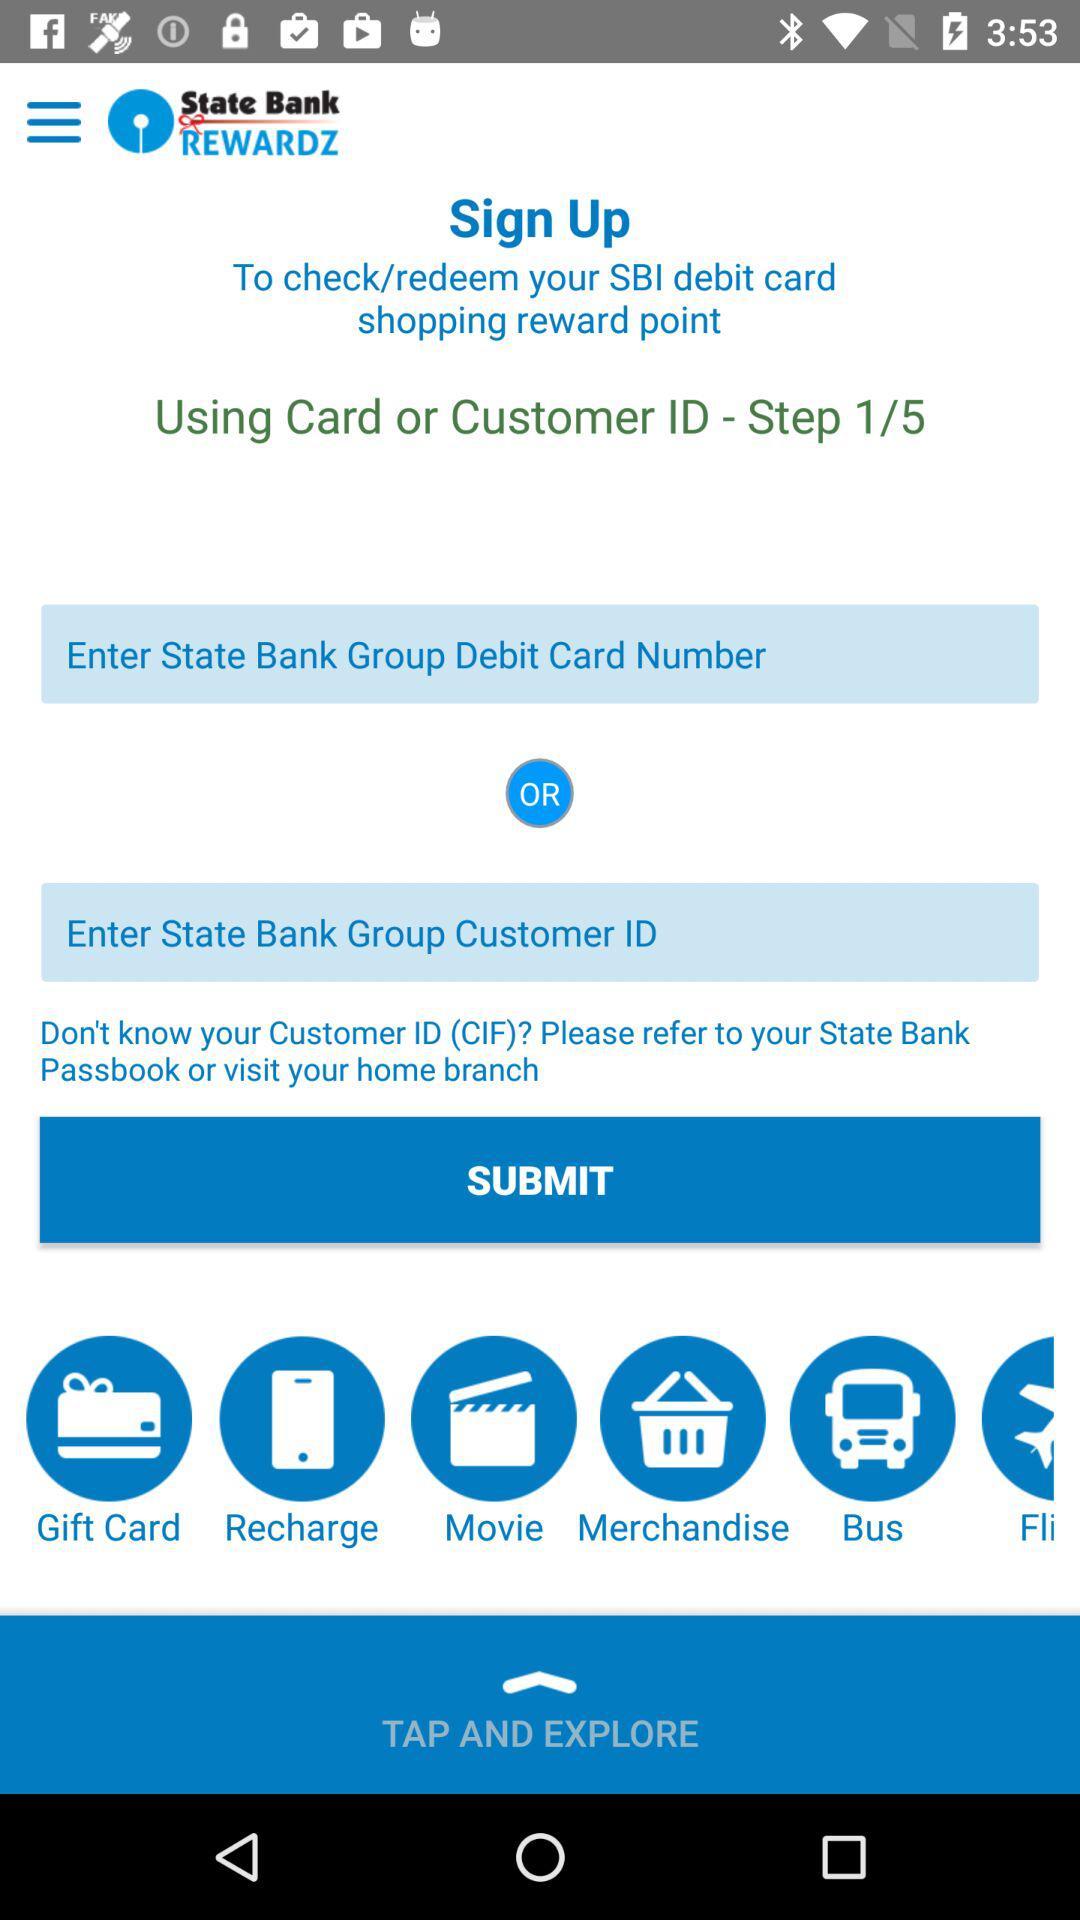  Describe the element at coordinates (540, 931) in the screenshot. I see `group customer id` at that location.